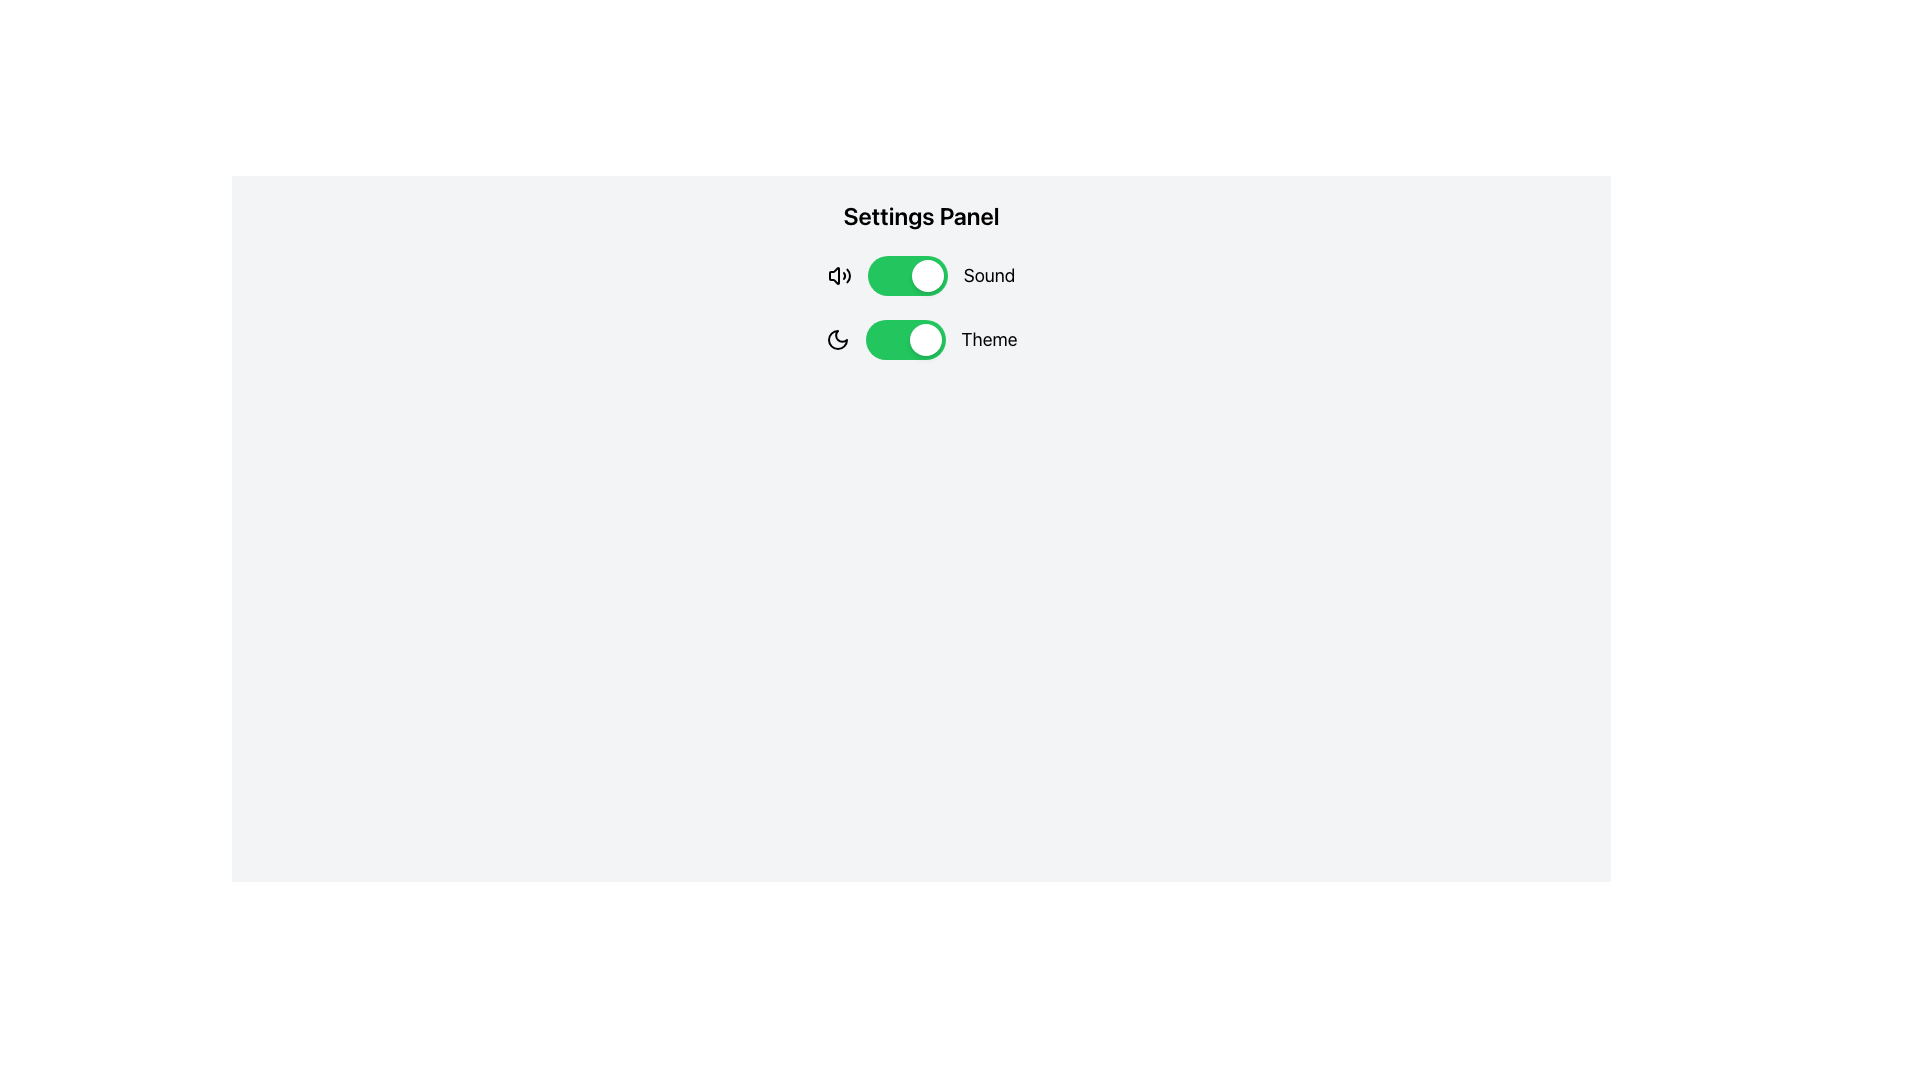 Image resolution: width=1920 pixels, height=1080 pixels. I want to click on the night mode icon, so click(837, 338).